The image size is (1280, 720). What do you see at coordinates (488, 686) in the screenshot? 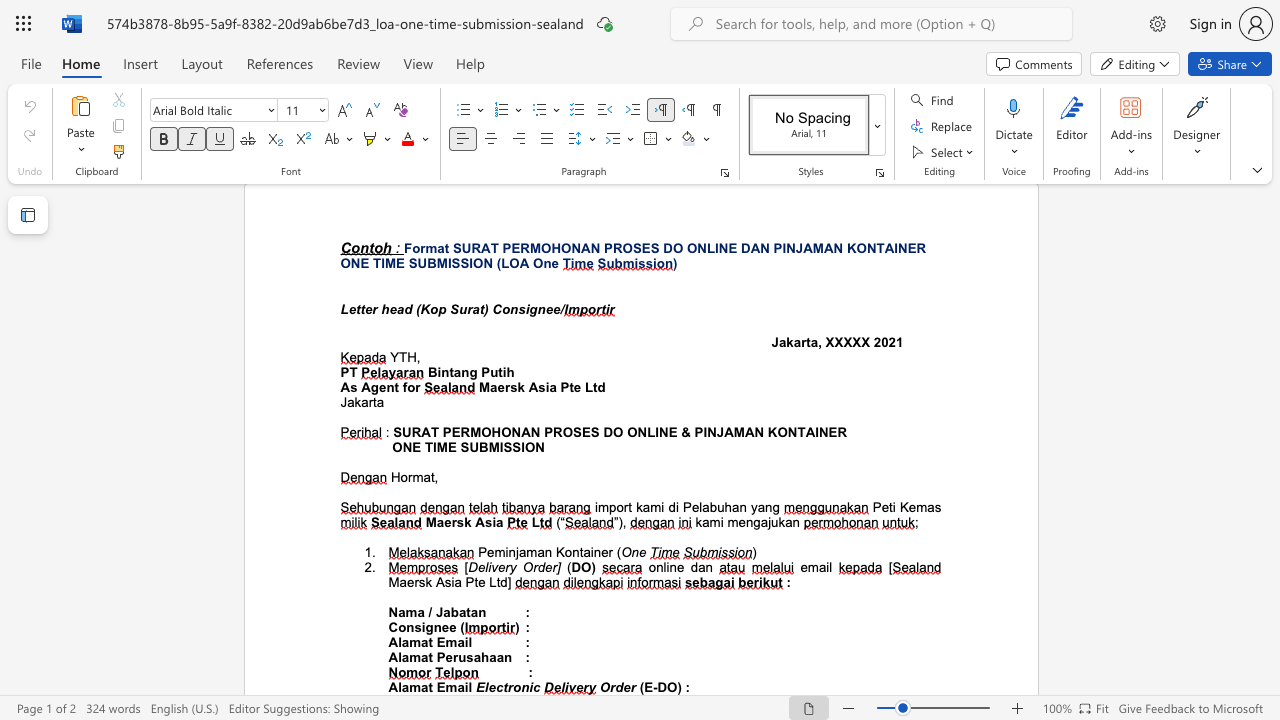
I see `the subset text "ectron" within the text "Electronic"` at bounding box center [488, 686].